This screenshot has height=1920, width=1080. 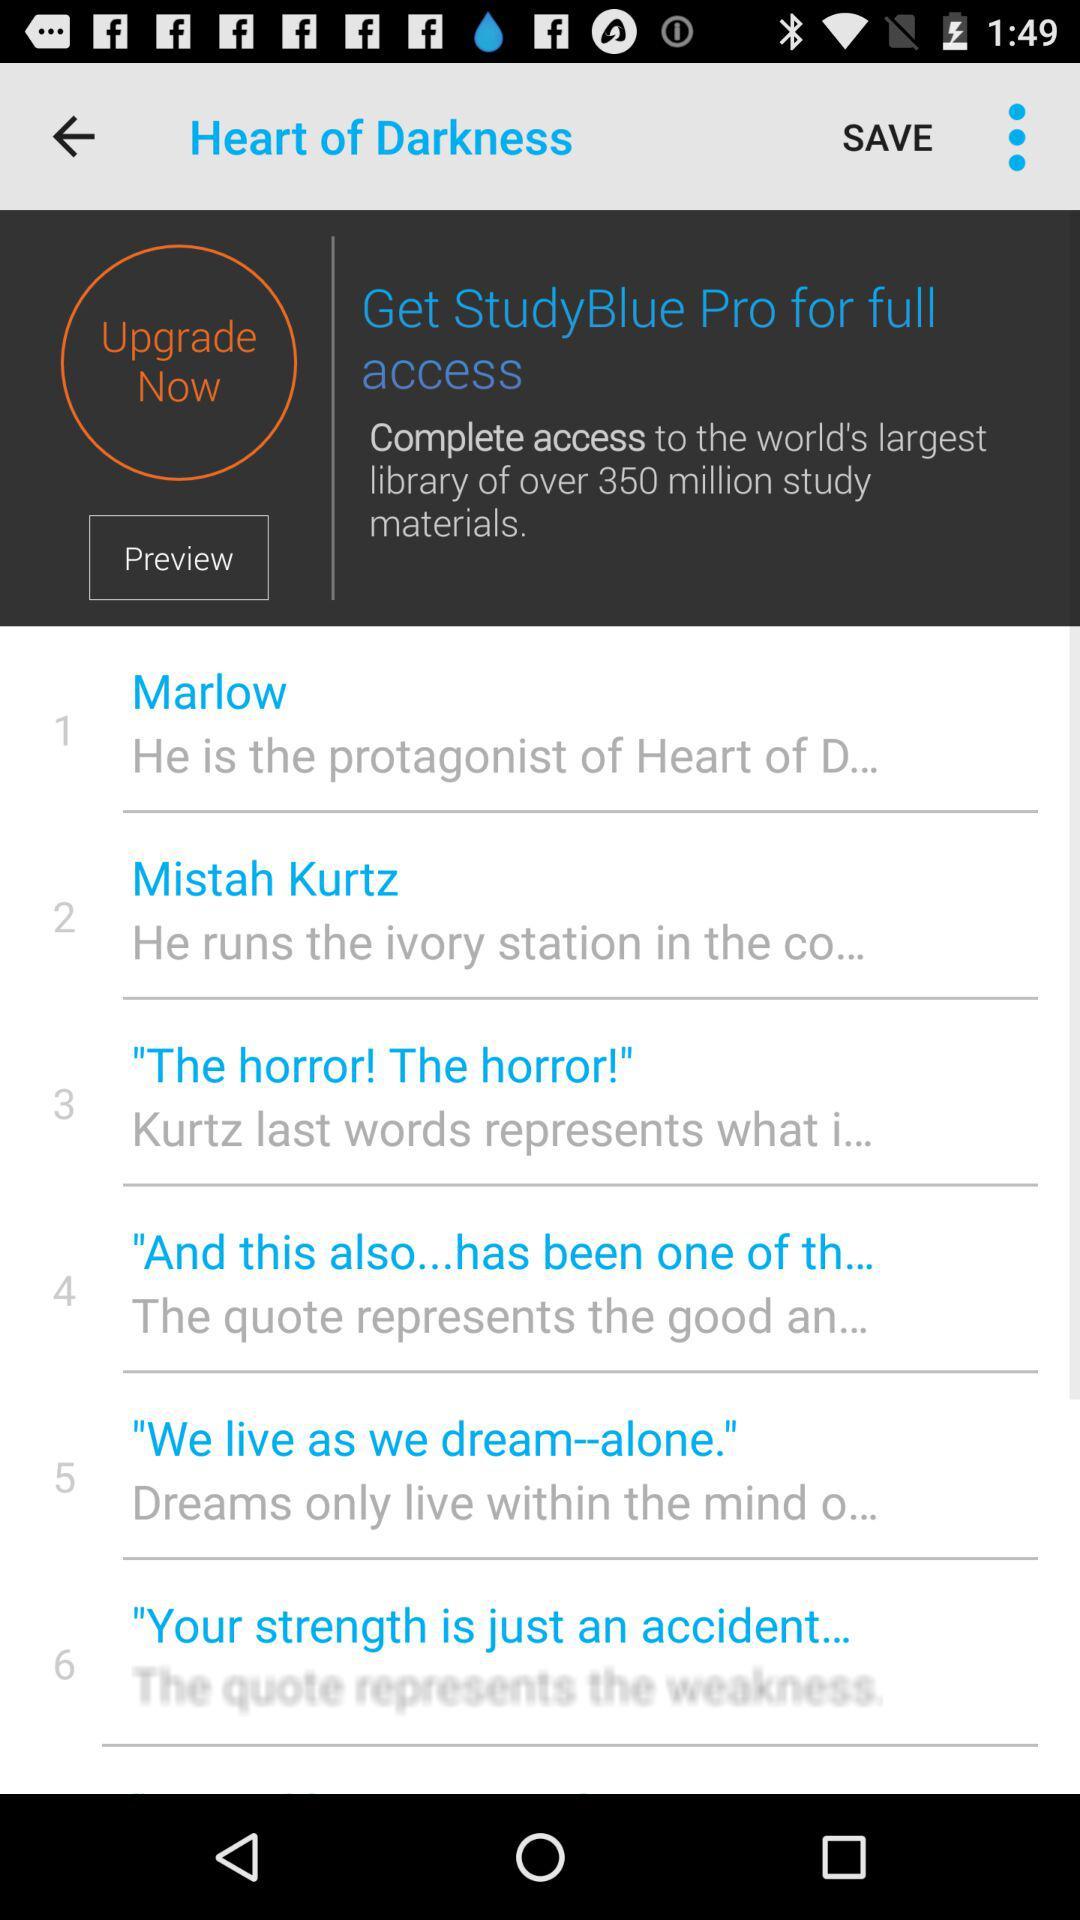 What do you see at coordinates (505, 690) in the screenshot?
I see `the marlow` at bounding box center [505, 690].